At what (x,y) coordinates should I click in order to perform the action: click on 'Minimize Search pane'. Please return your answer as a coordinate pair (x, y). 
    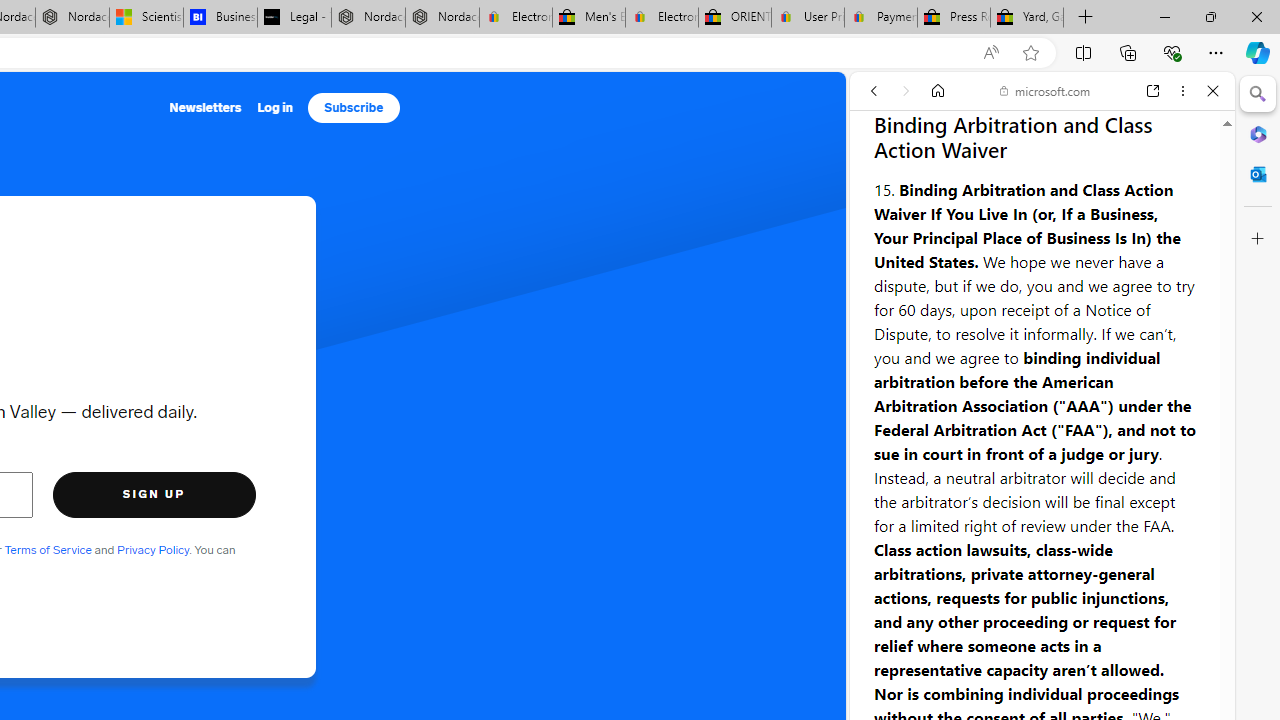
    Looking at the image, I should click on (1257, 94).